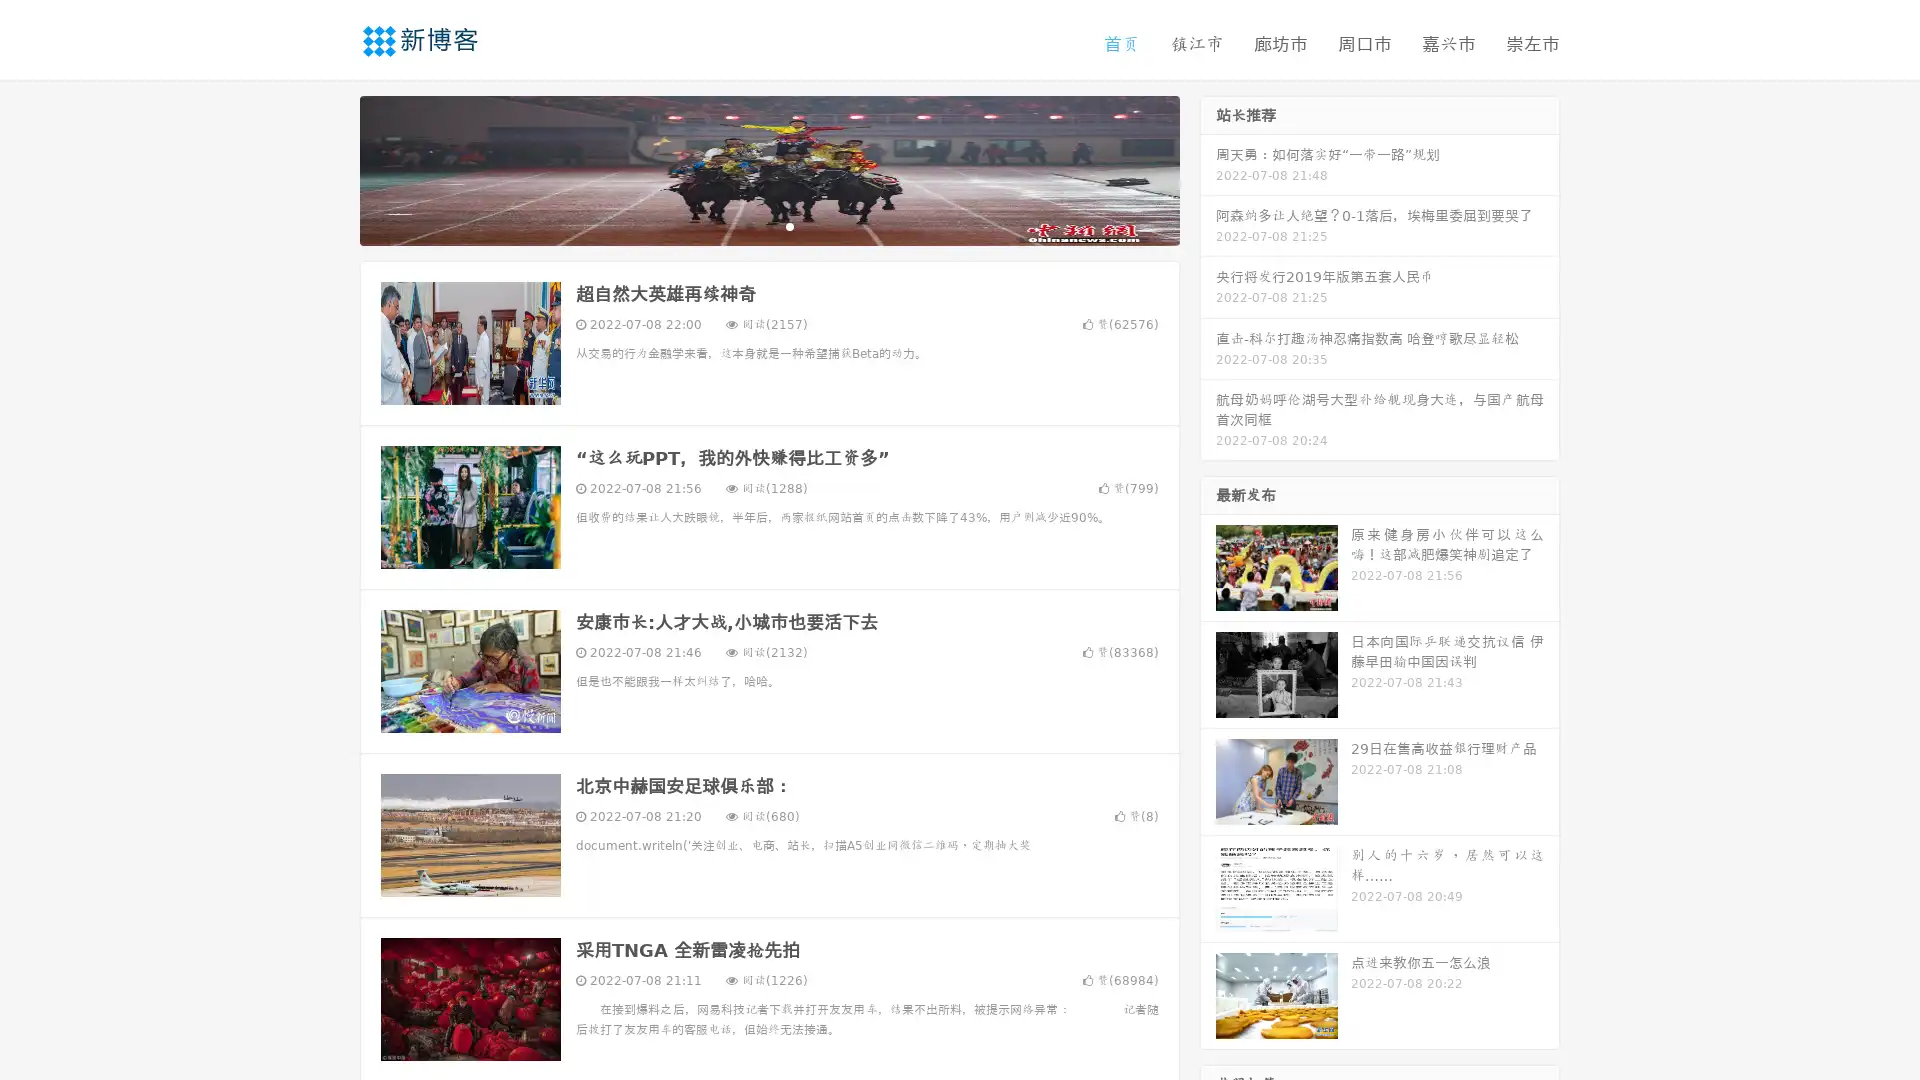 Image resolution: width=1920 pixels, height=1080 pixels. I want to click on Go to slide 2, so click(768, 225).